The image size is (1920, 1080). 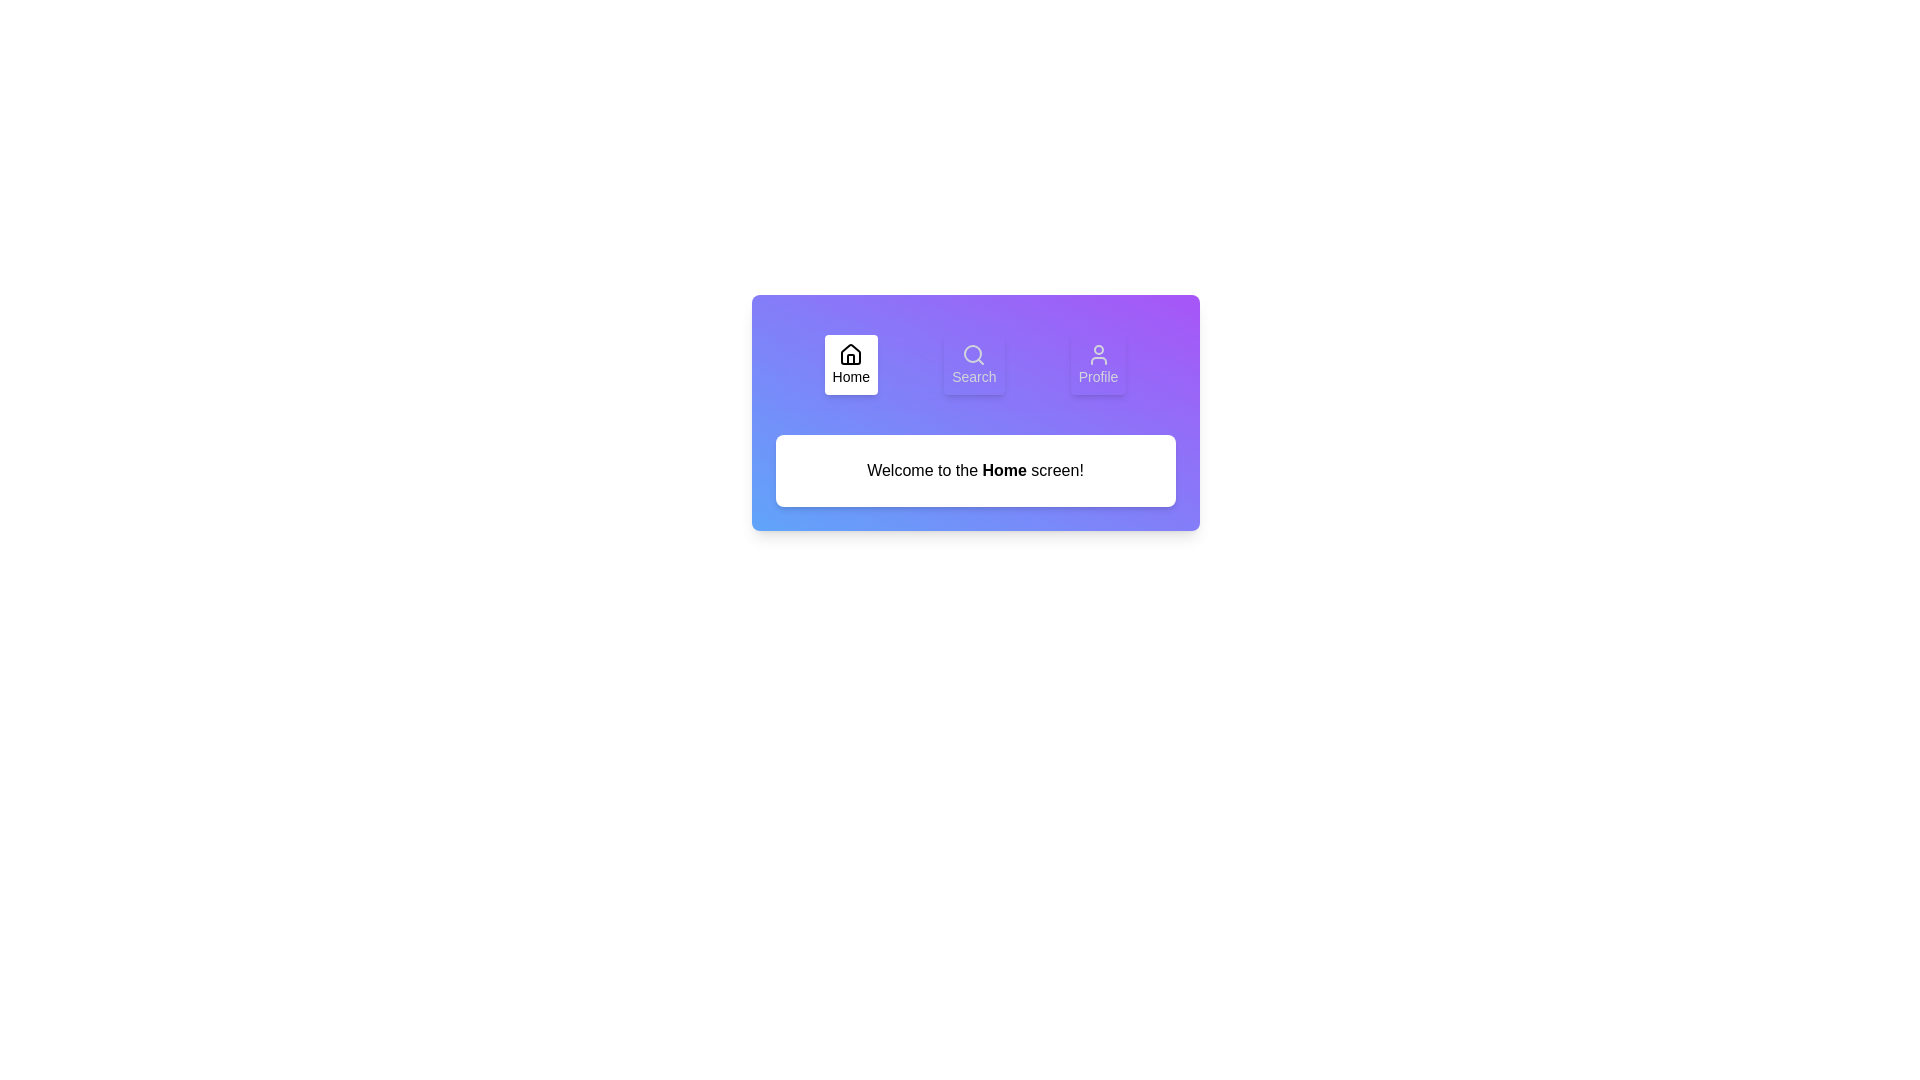 I want to click on the 'Search' button, which is the second button in a group of three, featuring a magnifying glass icon and a gray background, so click(x=974, y=365).